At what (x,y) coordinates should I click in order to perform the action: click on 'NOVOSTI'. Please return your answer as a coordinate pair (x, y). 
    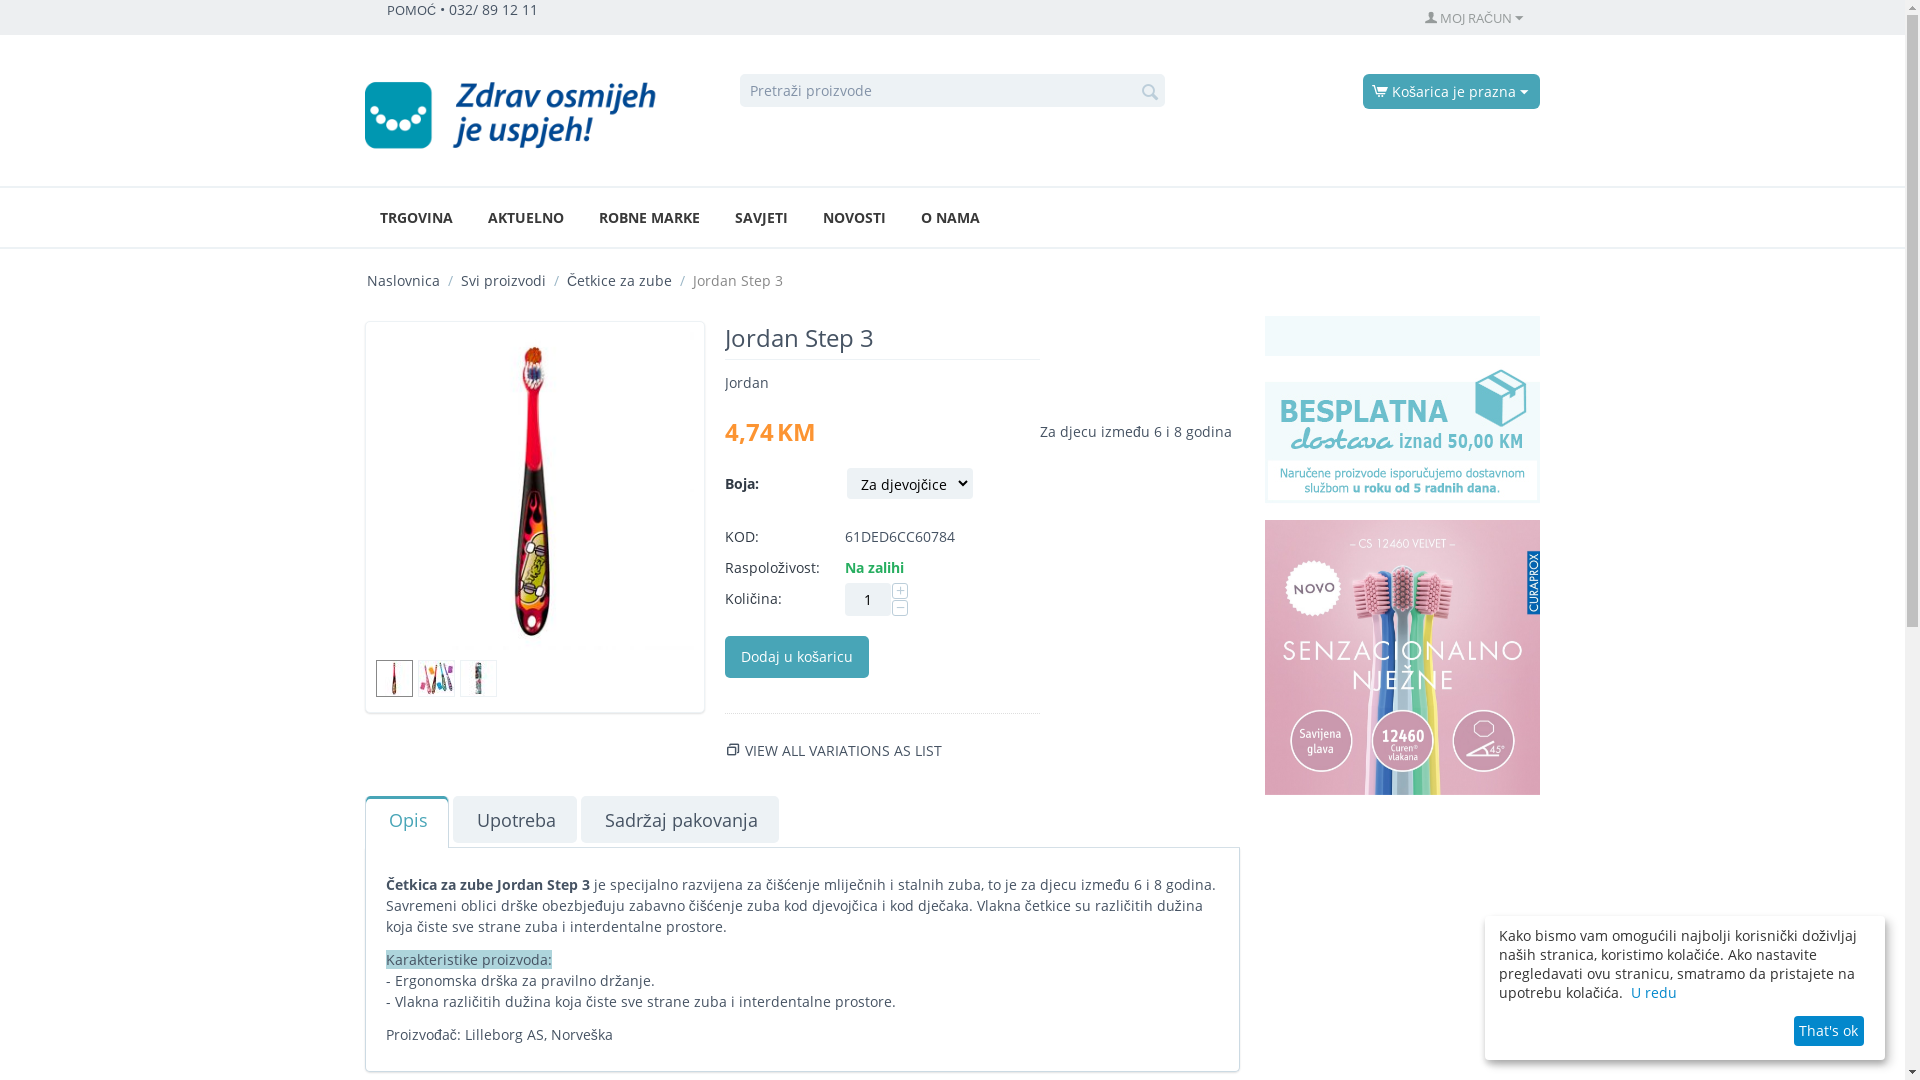
    Looking at the image, I should click on (854, 217).